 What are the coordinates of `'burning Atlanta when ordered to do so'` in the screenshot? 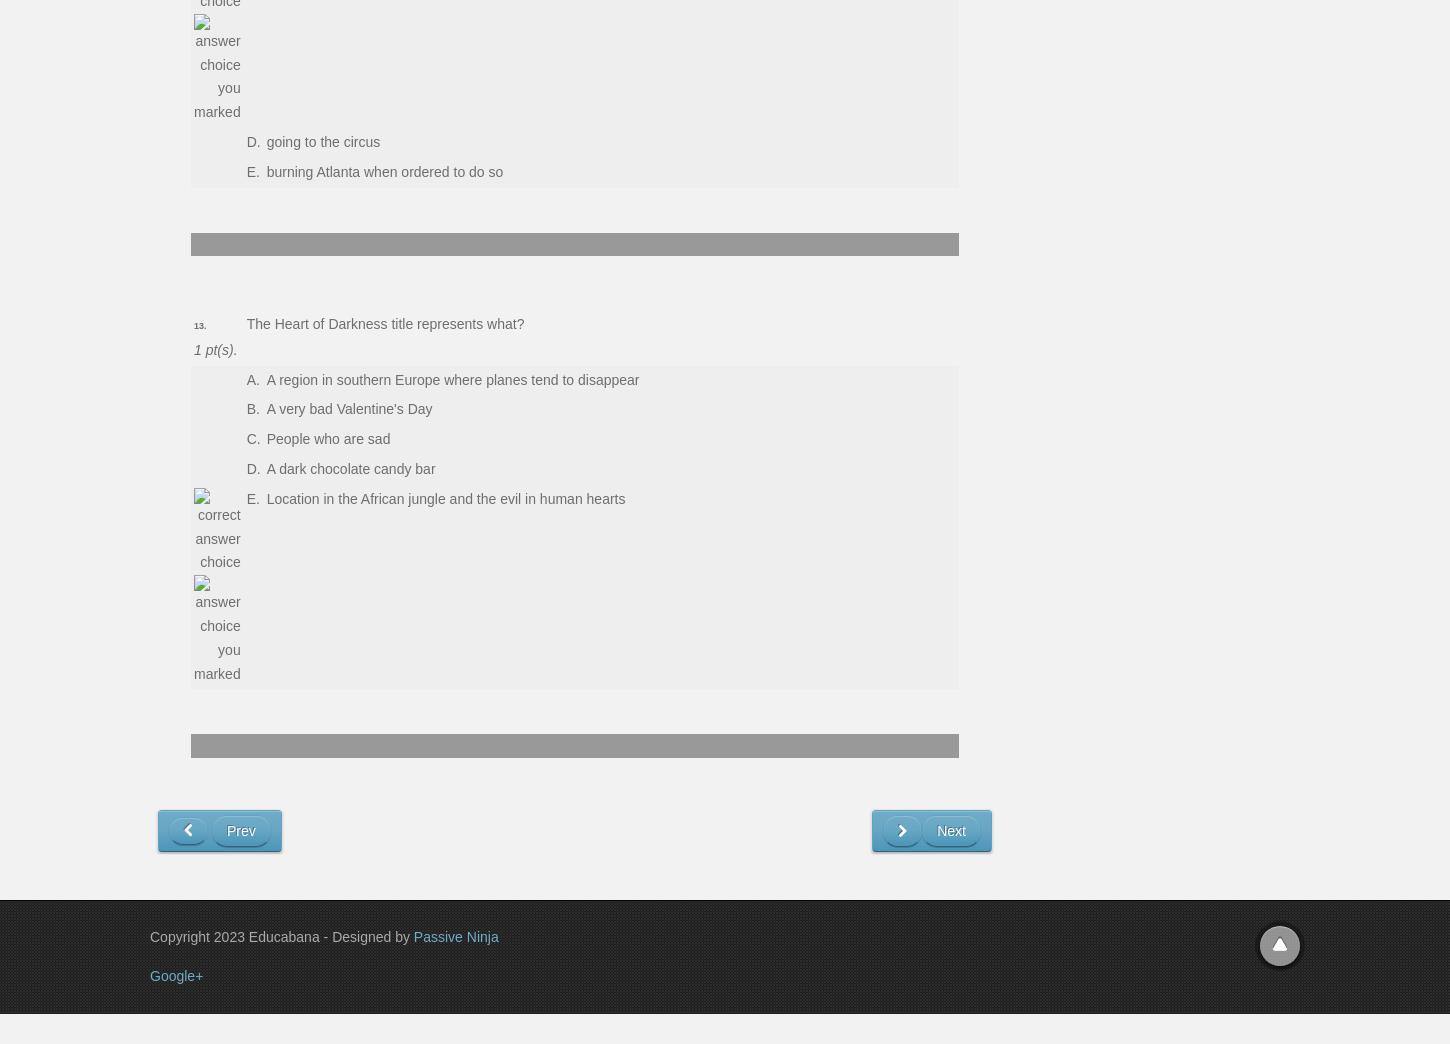 It's located at (383, 170).